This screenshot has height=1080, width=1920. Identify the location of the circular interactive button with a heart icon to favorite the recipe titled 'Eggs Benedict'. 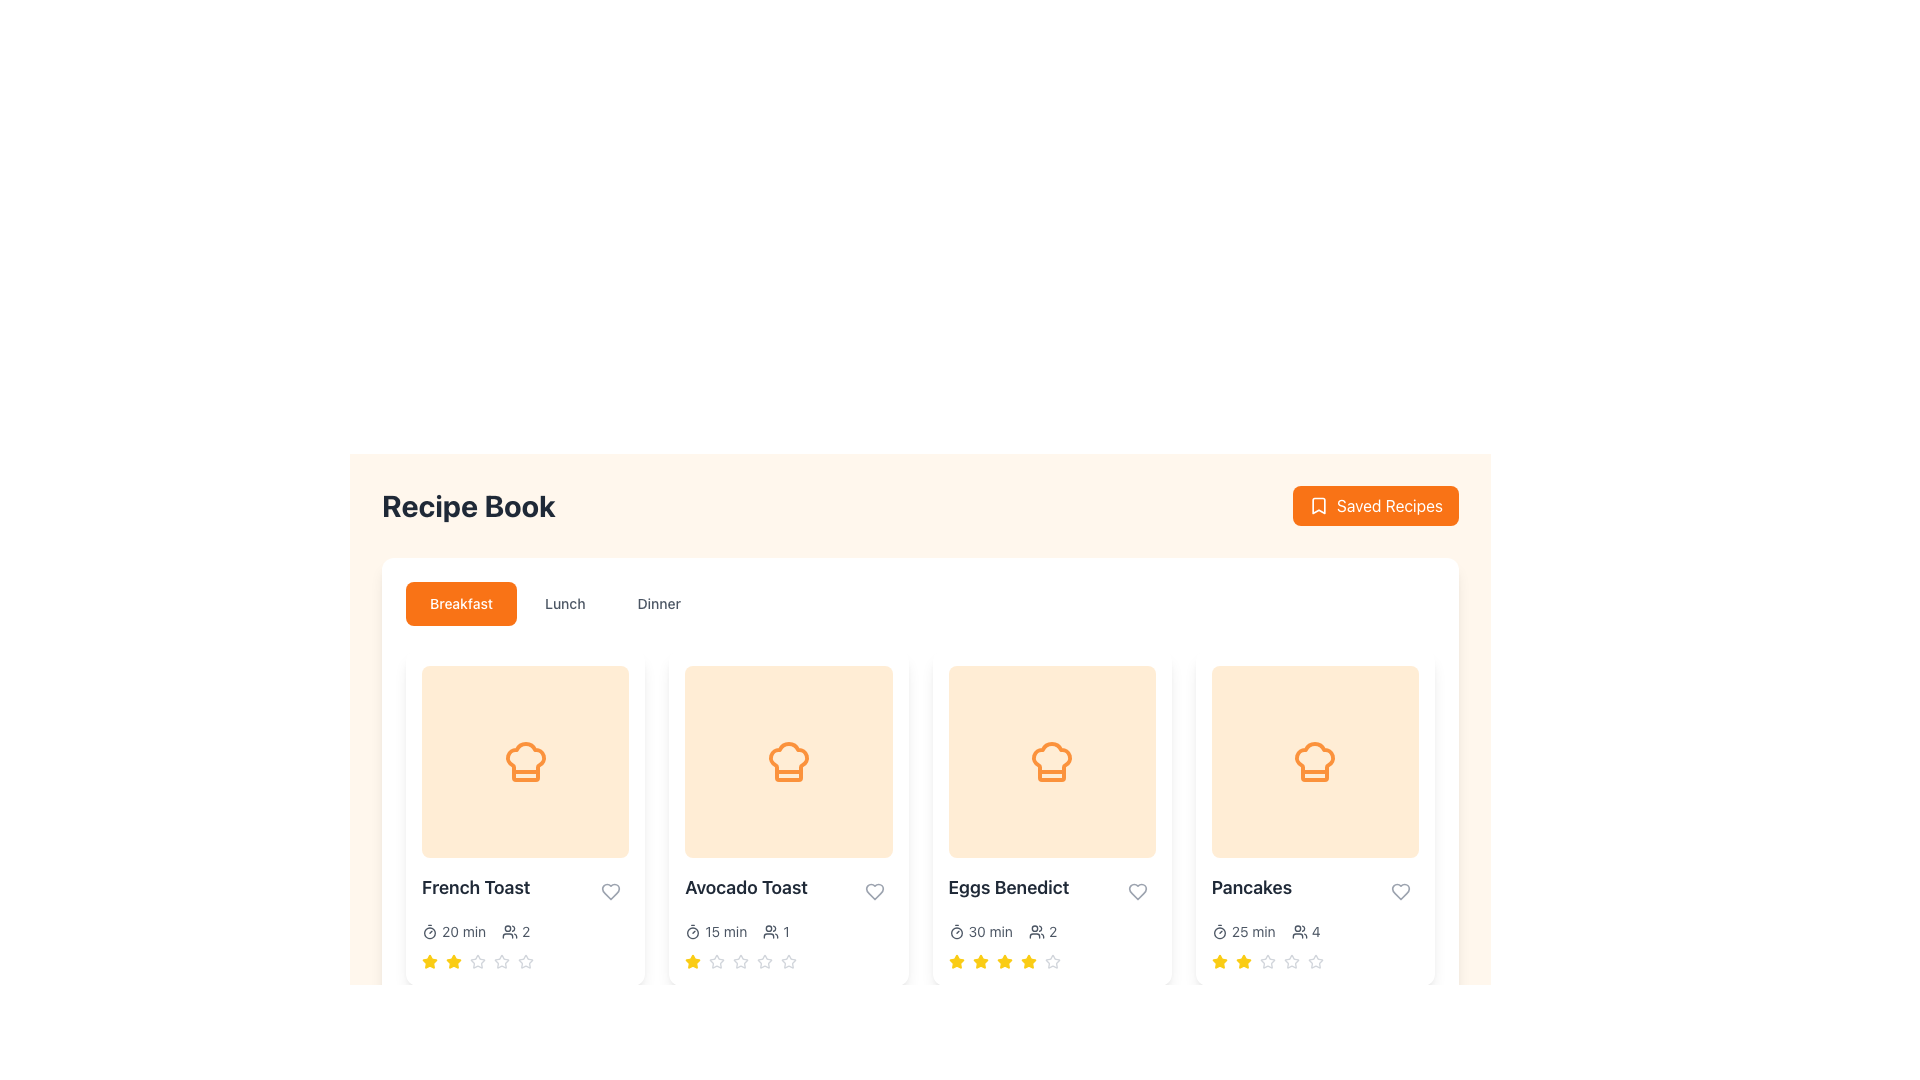
(1137, 890).